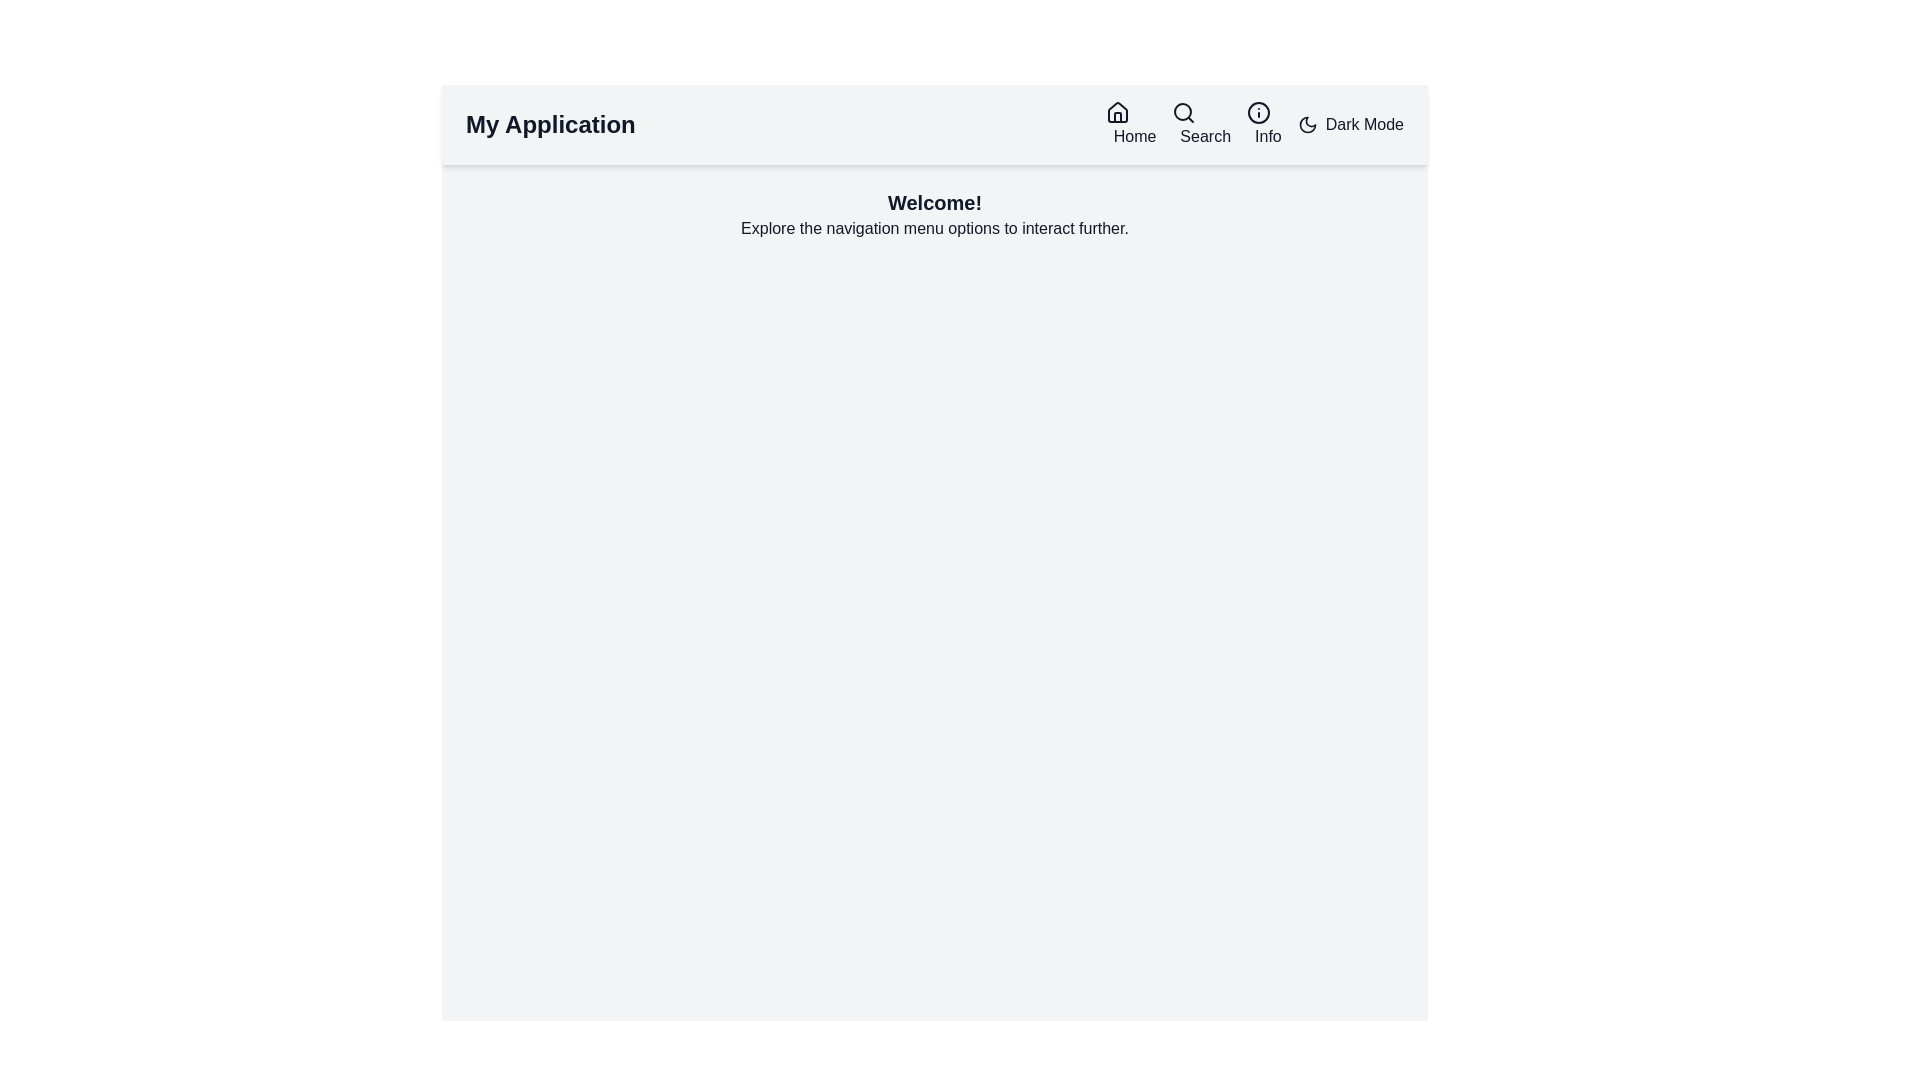 This screenshot has height=1080, width=1920. I want to click on the text element displaying the message 'Explore the navigation menu options to interact further.' which is positioned beneath the header 'Welcome!', so click(934, 227).